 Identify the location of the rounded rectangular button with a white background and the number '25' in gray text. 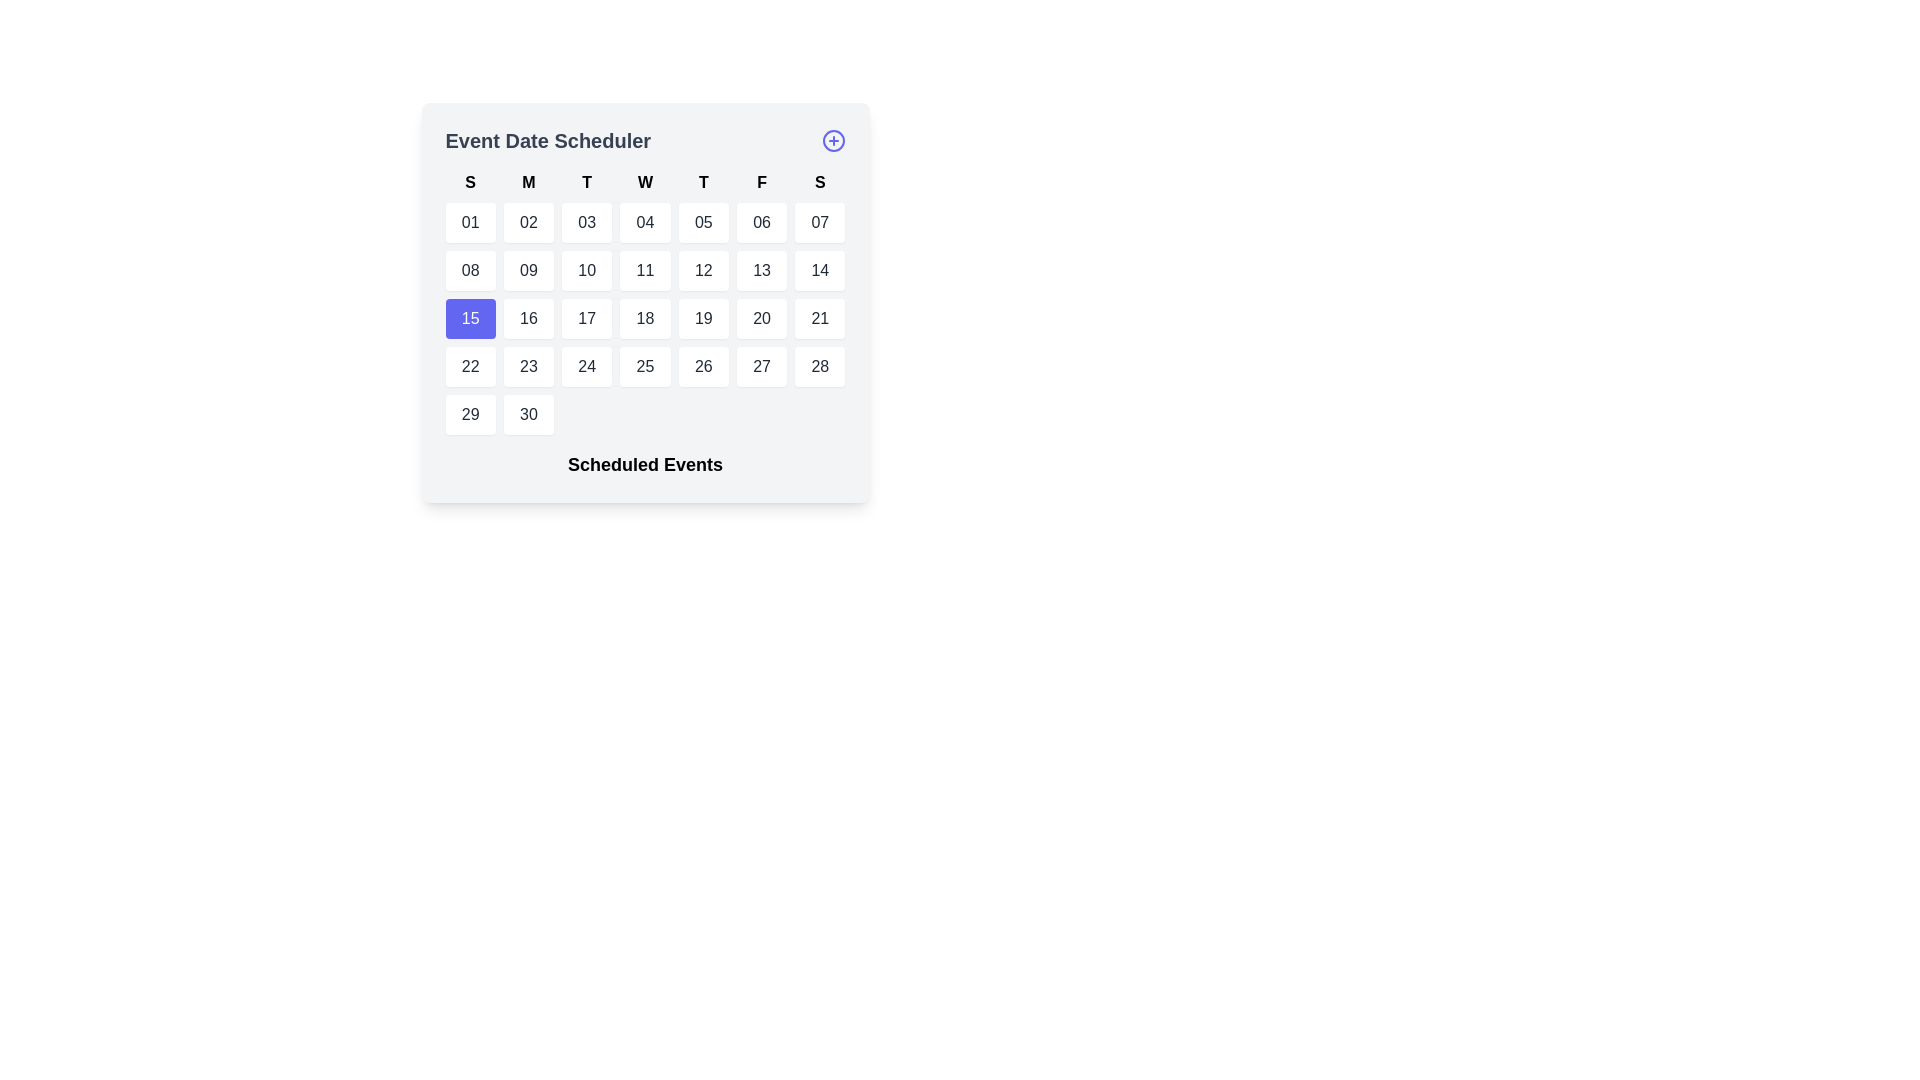
(645, 366).